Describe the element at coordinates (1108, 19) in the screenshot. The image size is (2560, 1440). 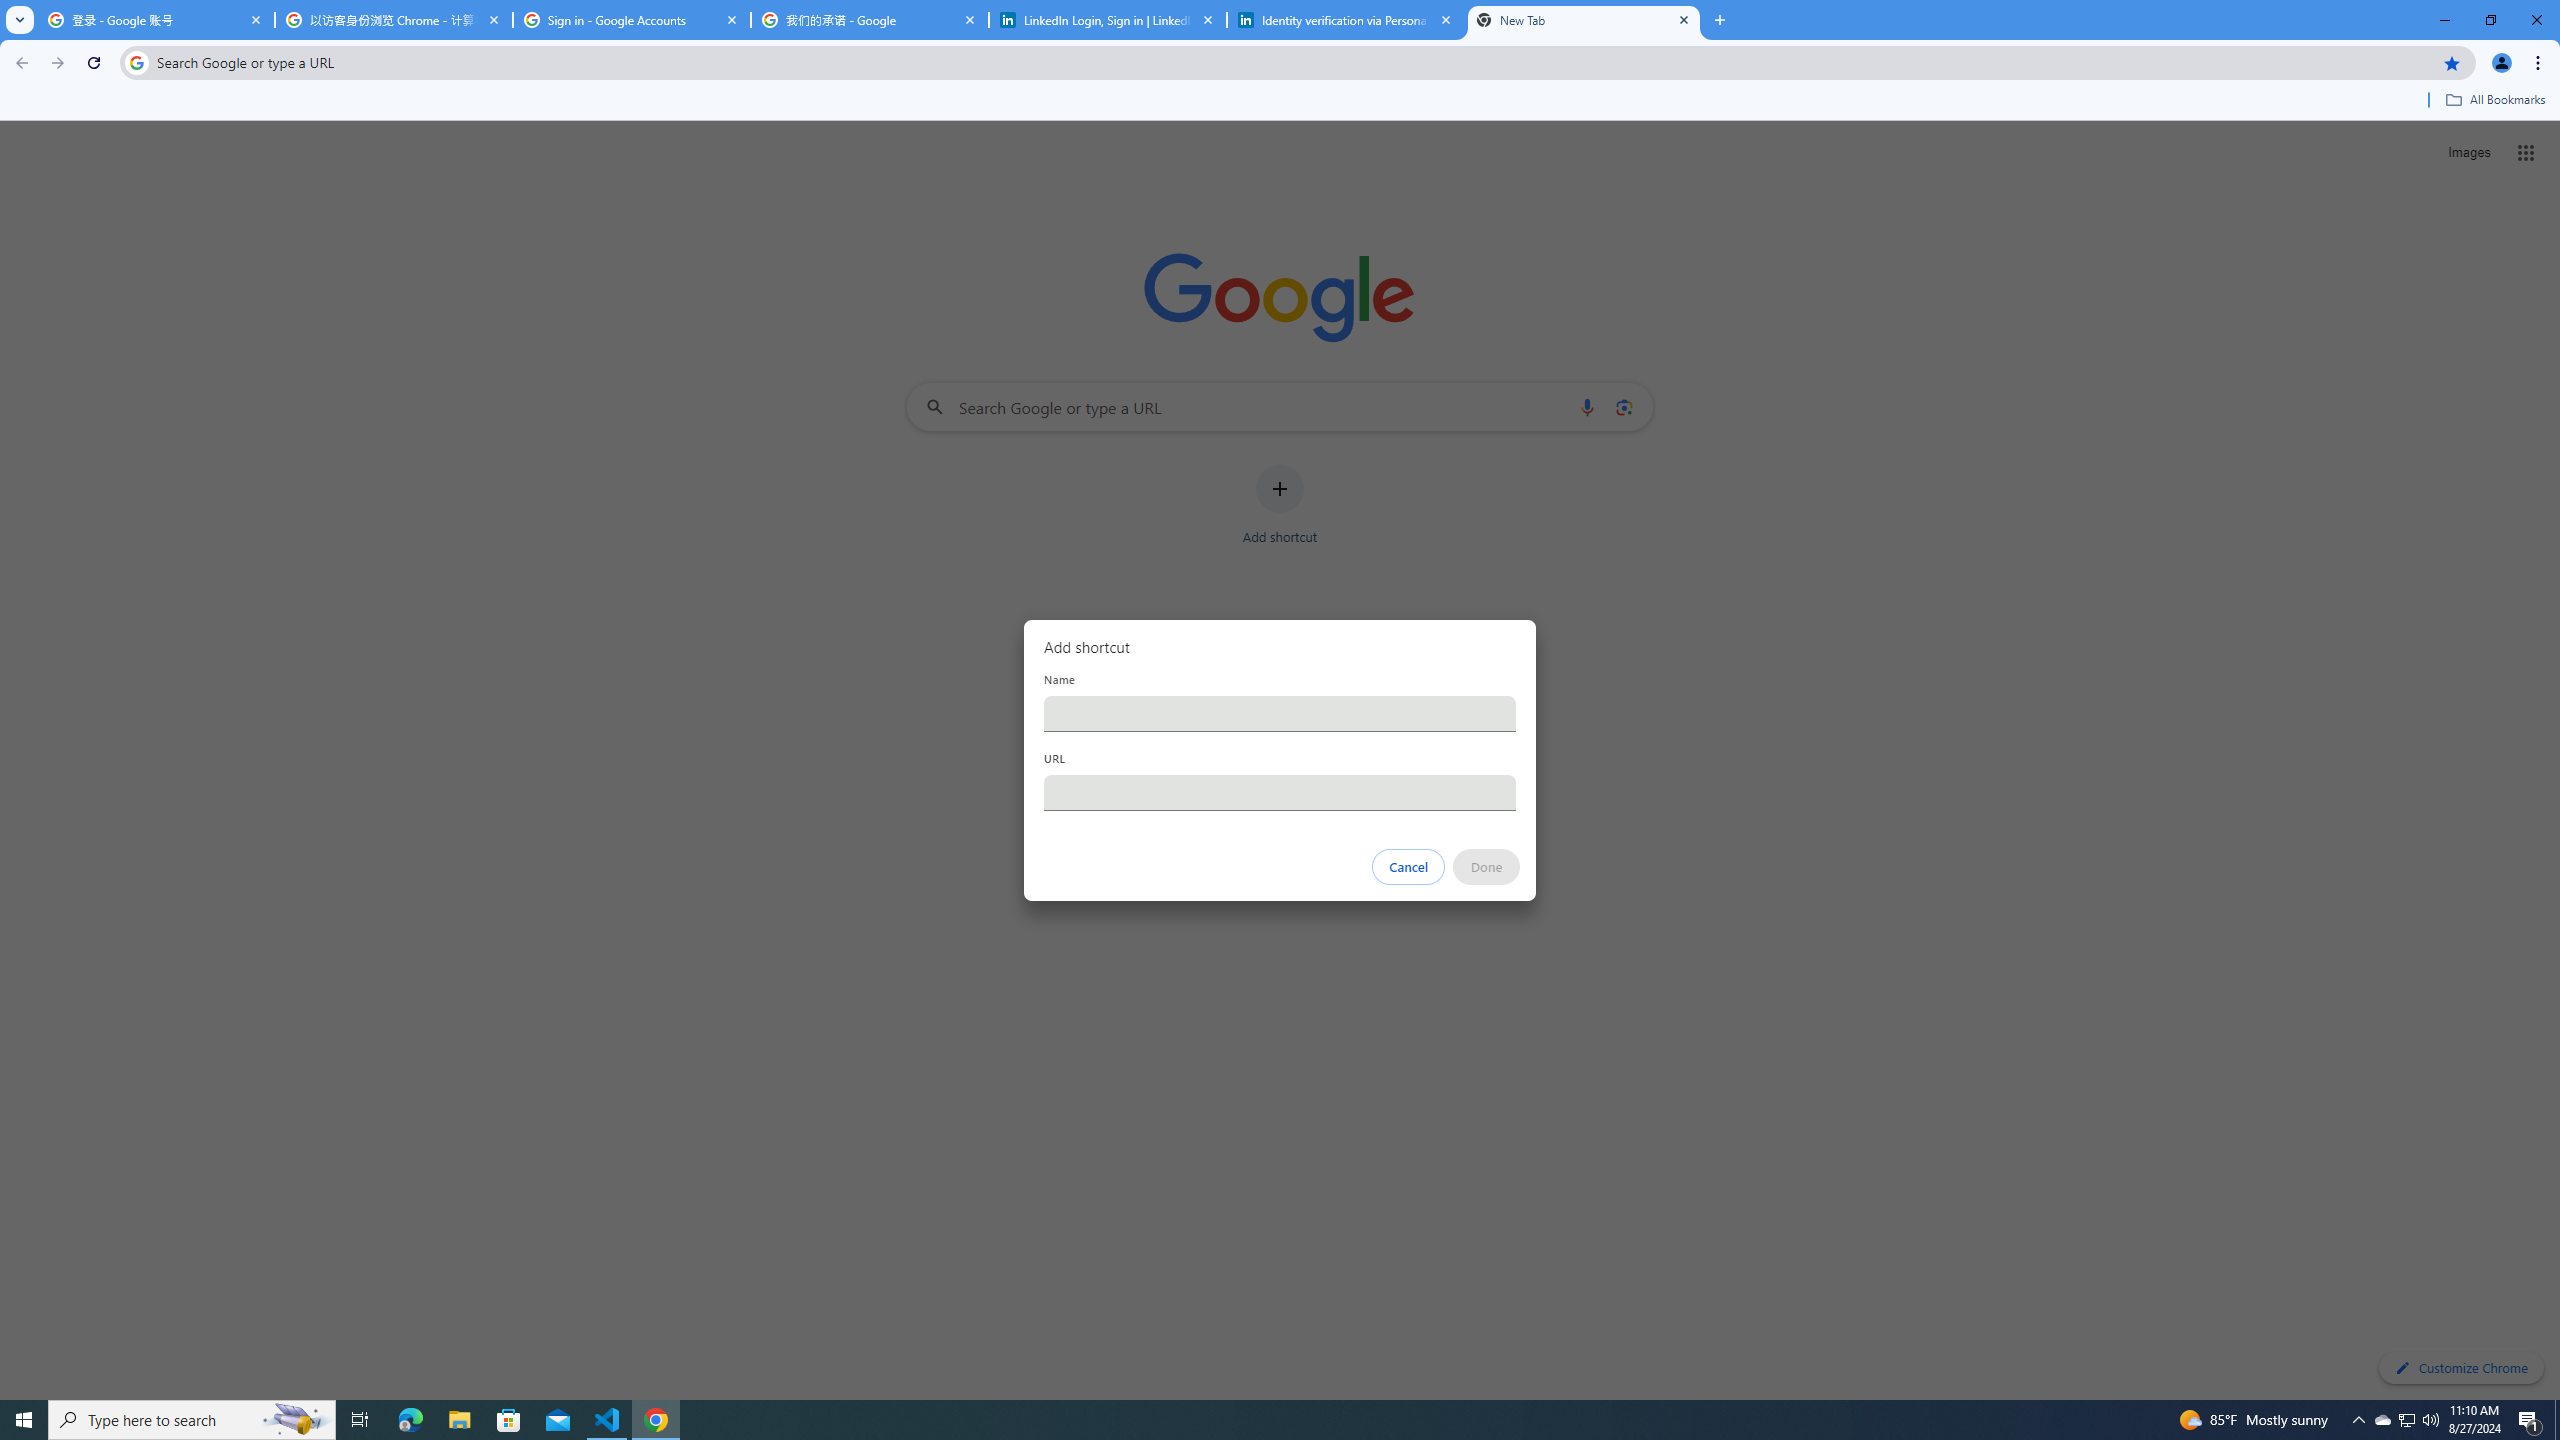
I see `'LinkedIn Login, Sign in | LinkedIn'` at that location.